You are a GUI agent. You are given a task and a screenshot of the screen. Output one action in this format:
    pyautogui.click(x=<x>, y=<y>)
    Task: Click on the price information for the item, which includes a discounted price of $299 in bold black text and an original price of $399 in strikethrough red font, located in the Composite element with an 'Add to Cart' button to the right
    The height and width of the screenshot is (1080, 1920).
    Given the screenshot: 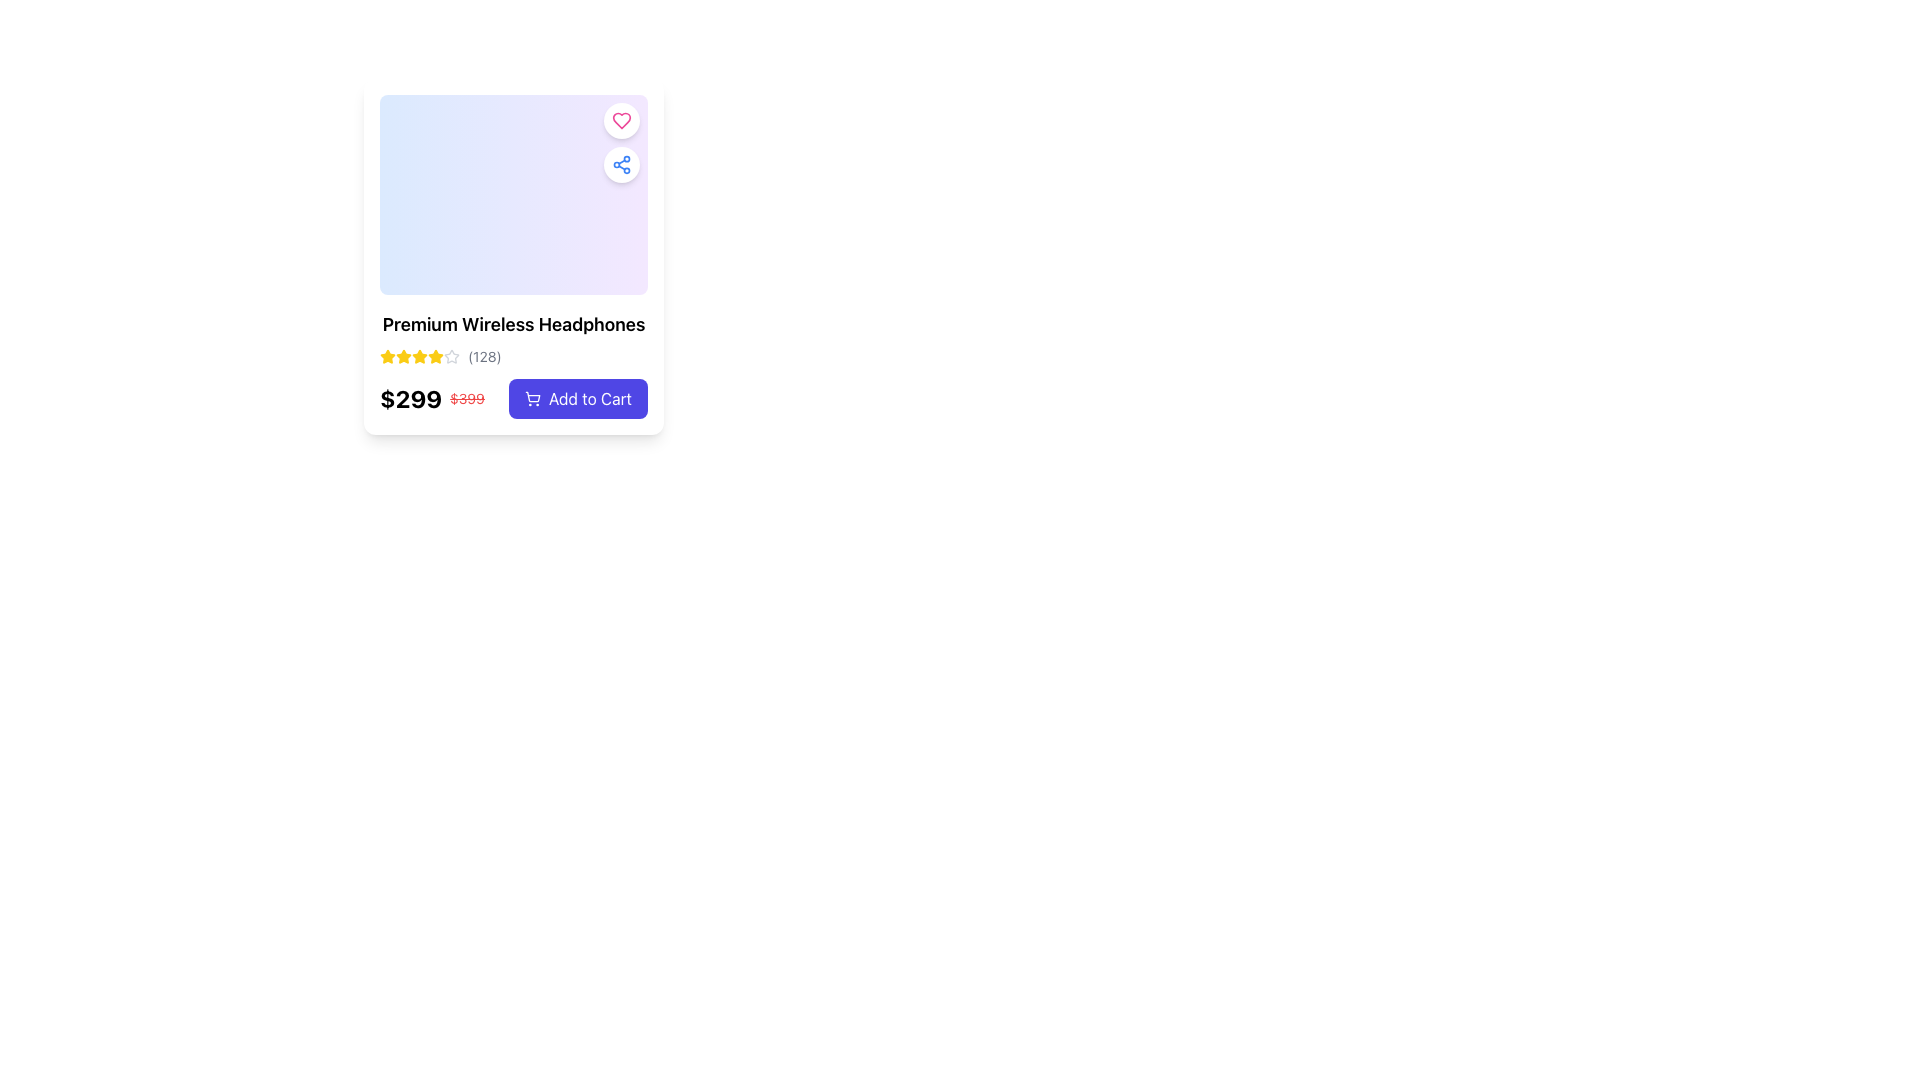 What is the action you would take?
    pyautogui.click(x=513, y=398)
    